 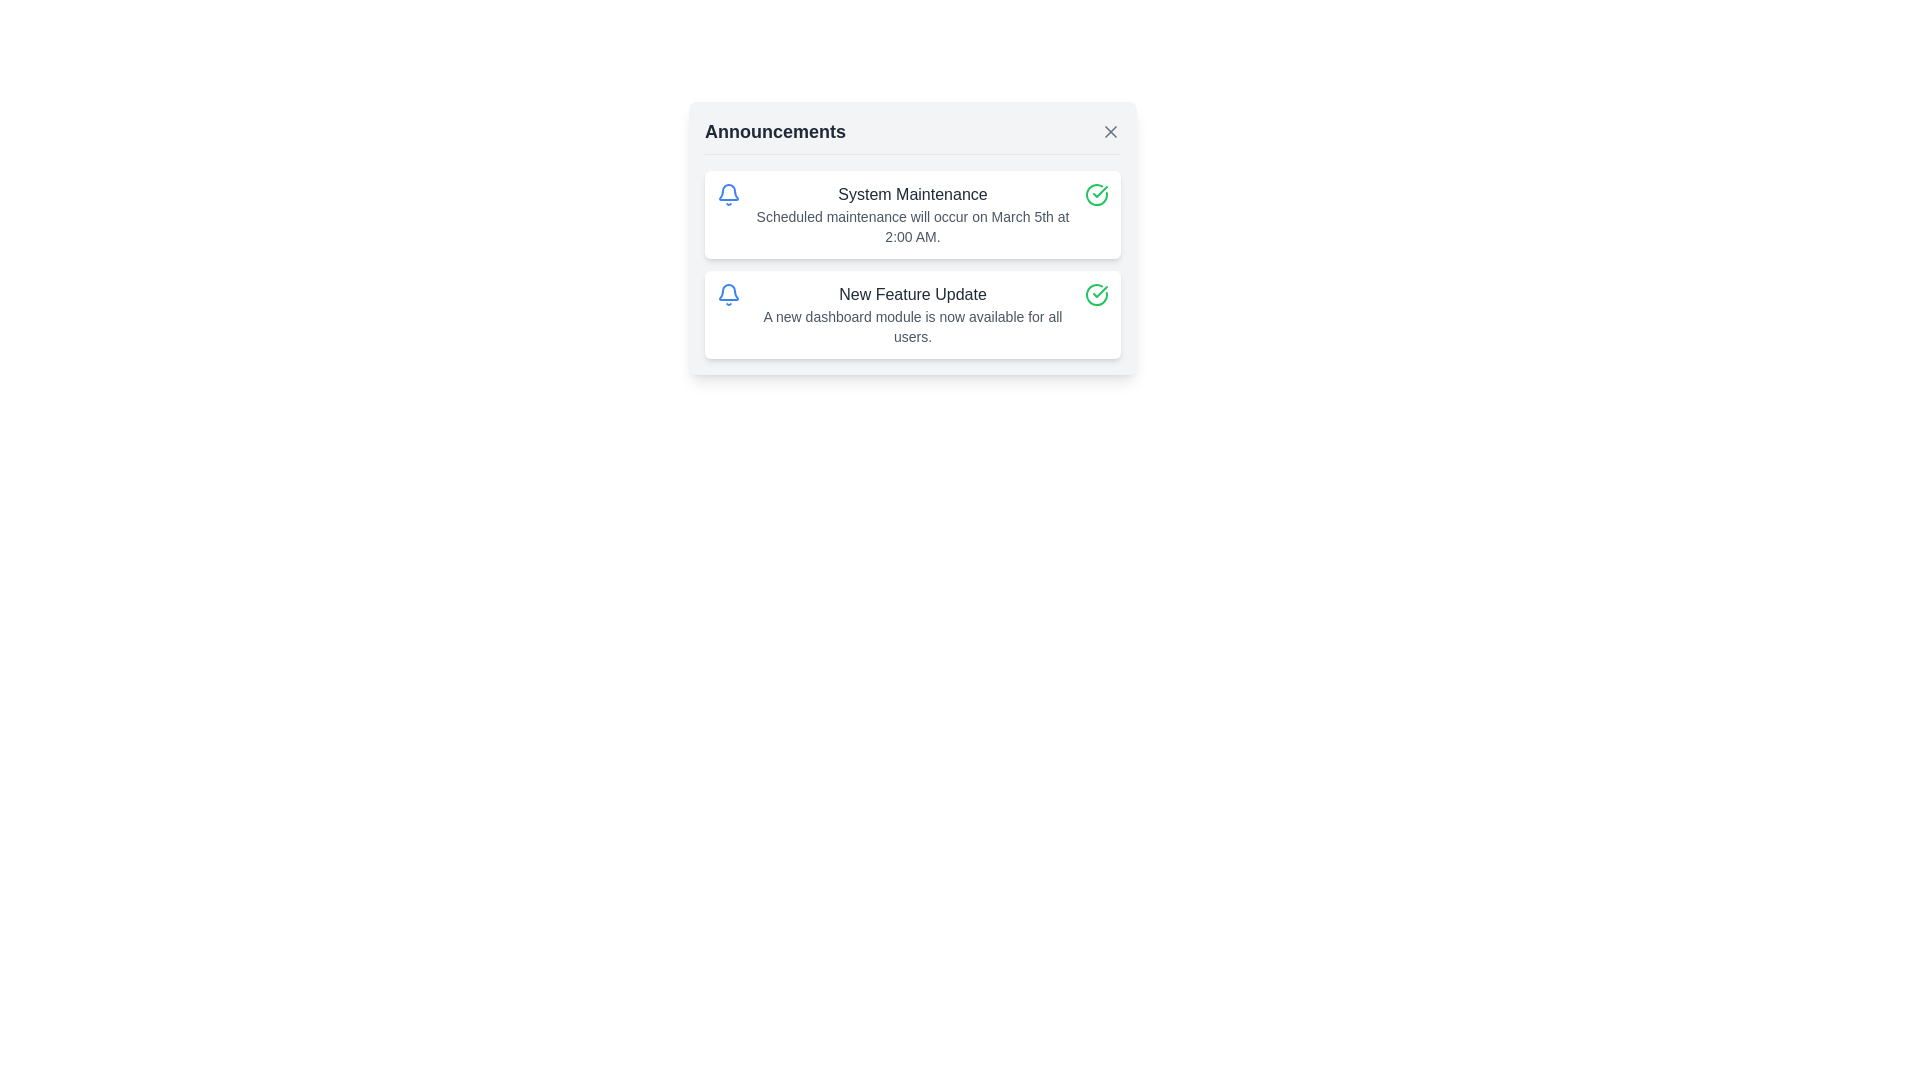 What do you see at coordinates (1099, 292) in the screenshot?
I see `the checkmark graphic indicating a completed or confirmed action, which has a thin, green outline and is located to the right of the text 'System Maintenance' in the announcements list` at bounding box center [1099, 292].